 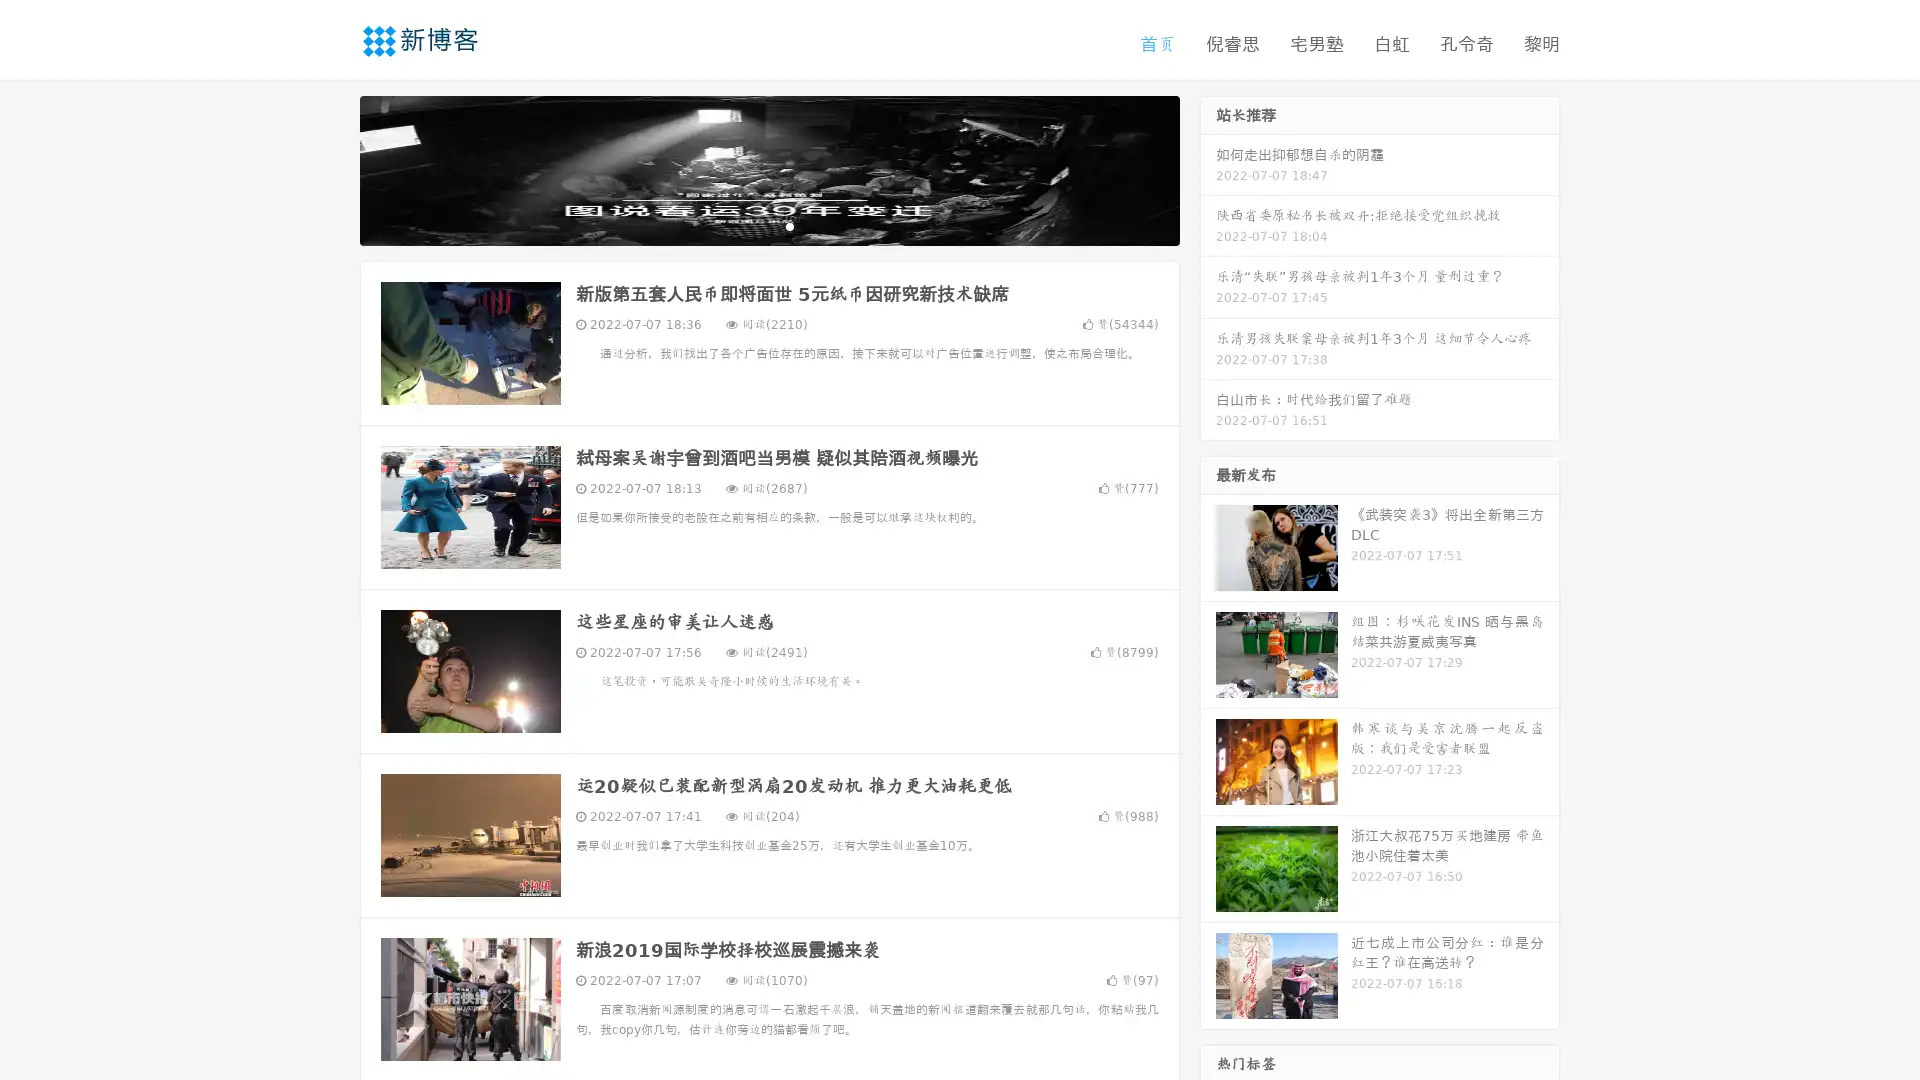 What do you see at coordinates (330, 168) in the screenshot?
I see `Previous slide` at bounding box center [330, 168].